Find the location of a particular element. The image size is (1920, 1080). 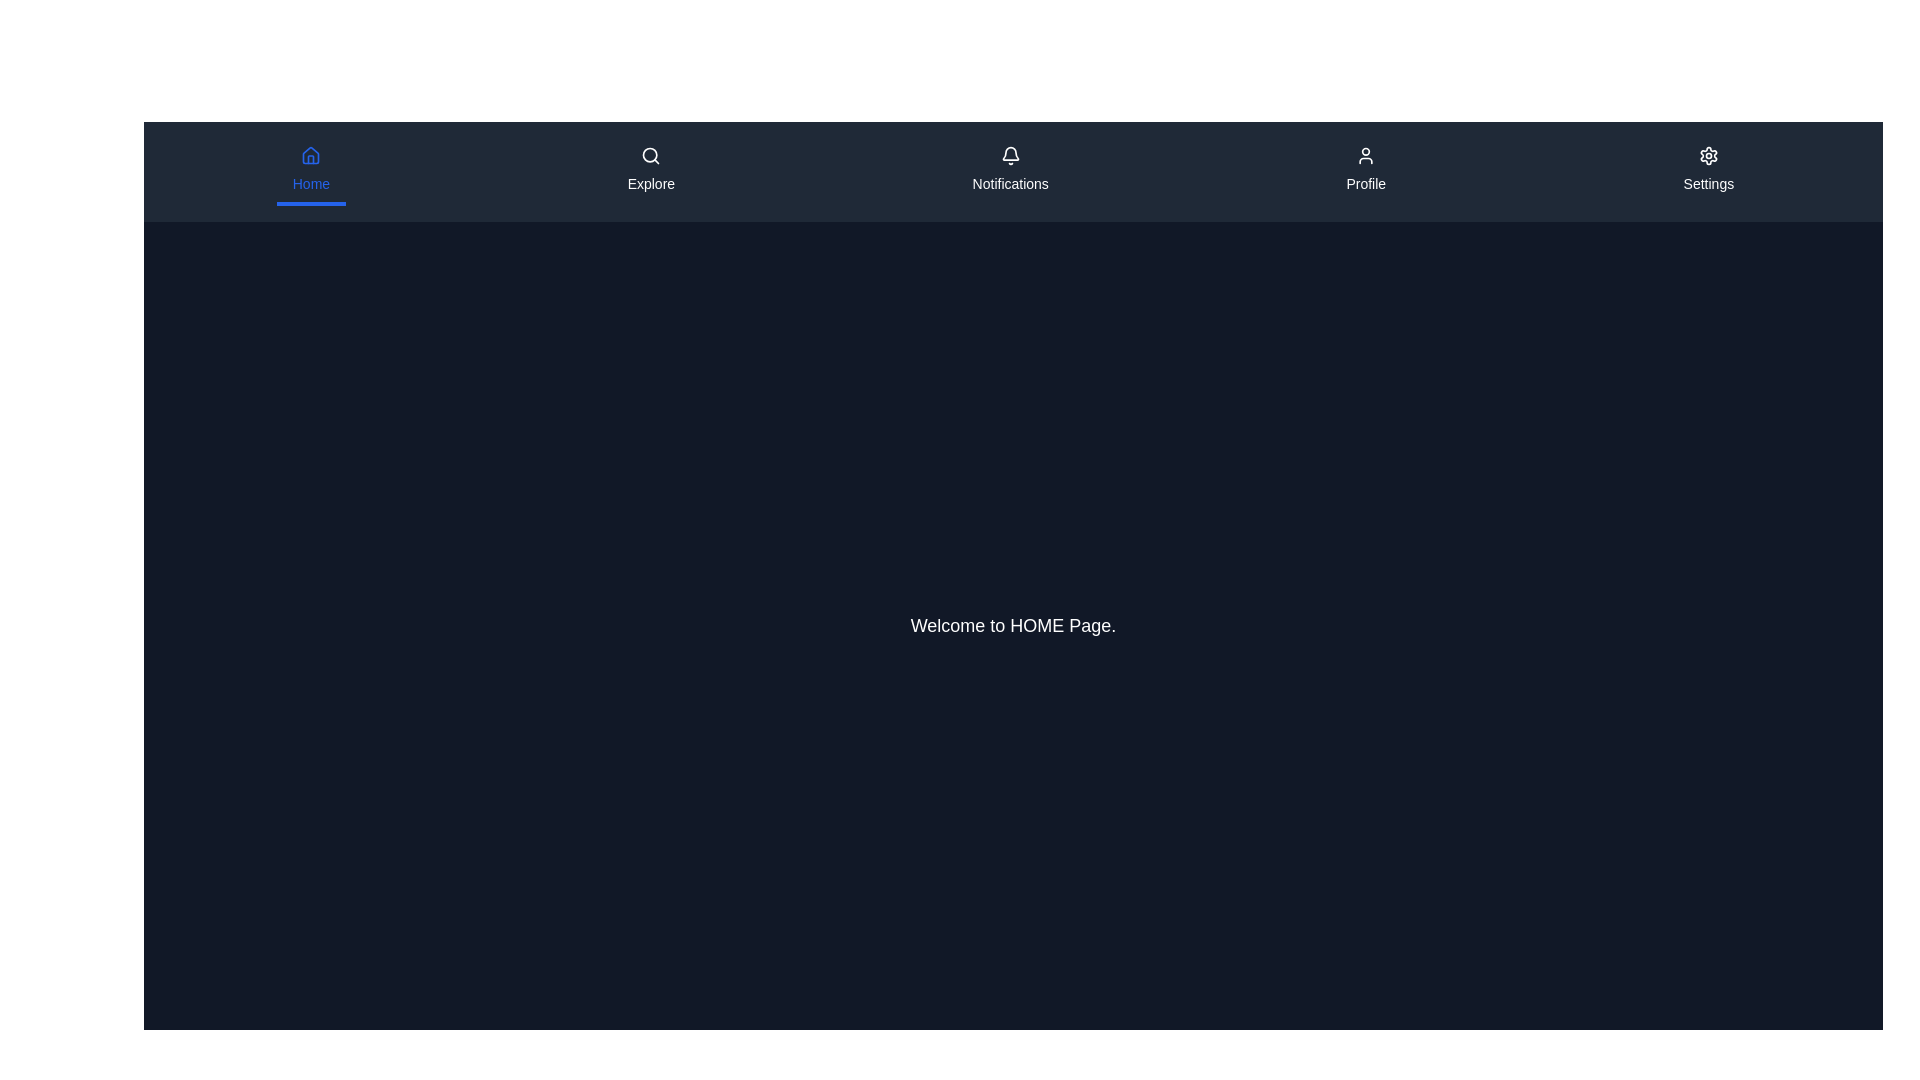

the 'Explore' button, which features a magnifying glass icon and is located in the top navigation bar is located at coordinates (651, 171).